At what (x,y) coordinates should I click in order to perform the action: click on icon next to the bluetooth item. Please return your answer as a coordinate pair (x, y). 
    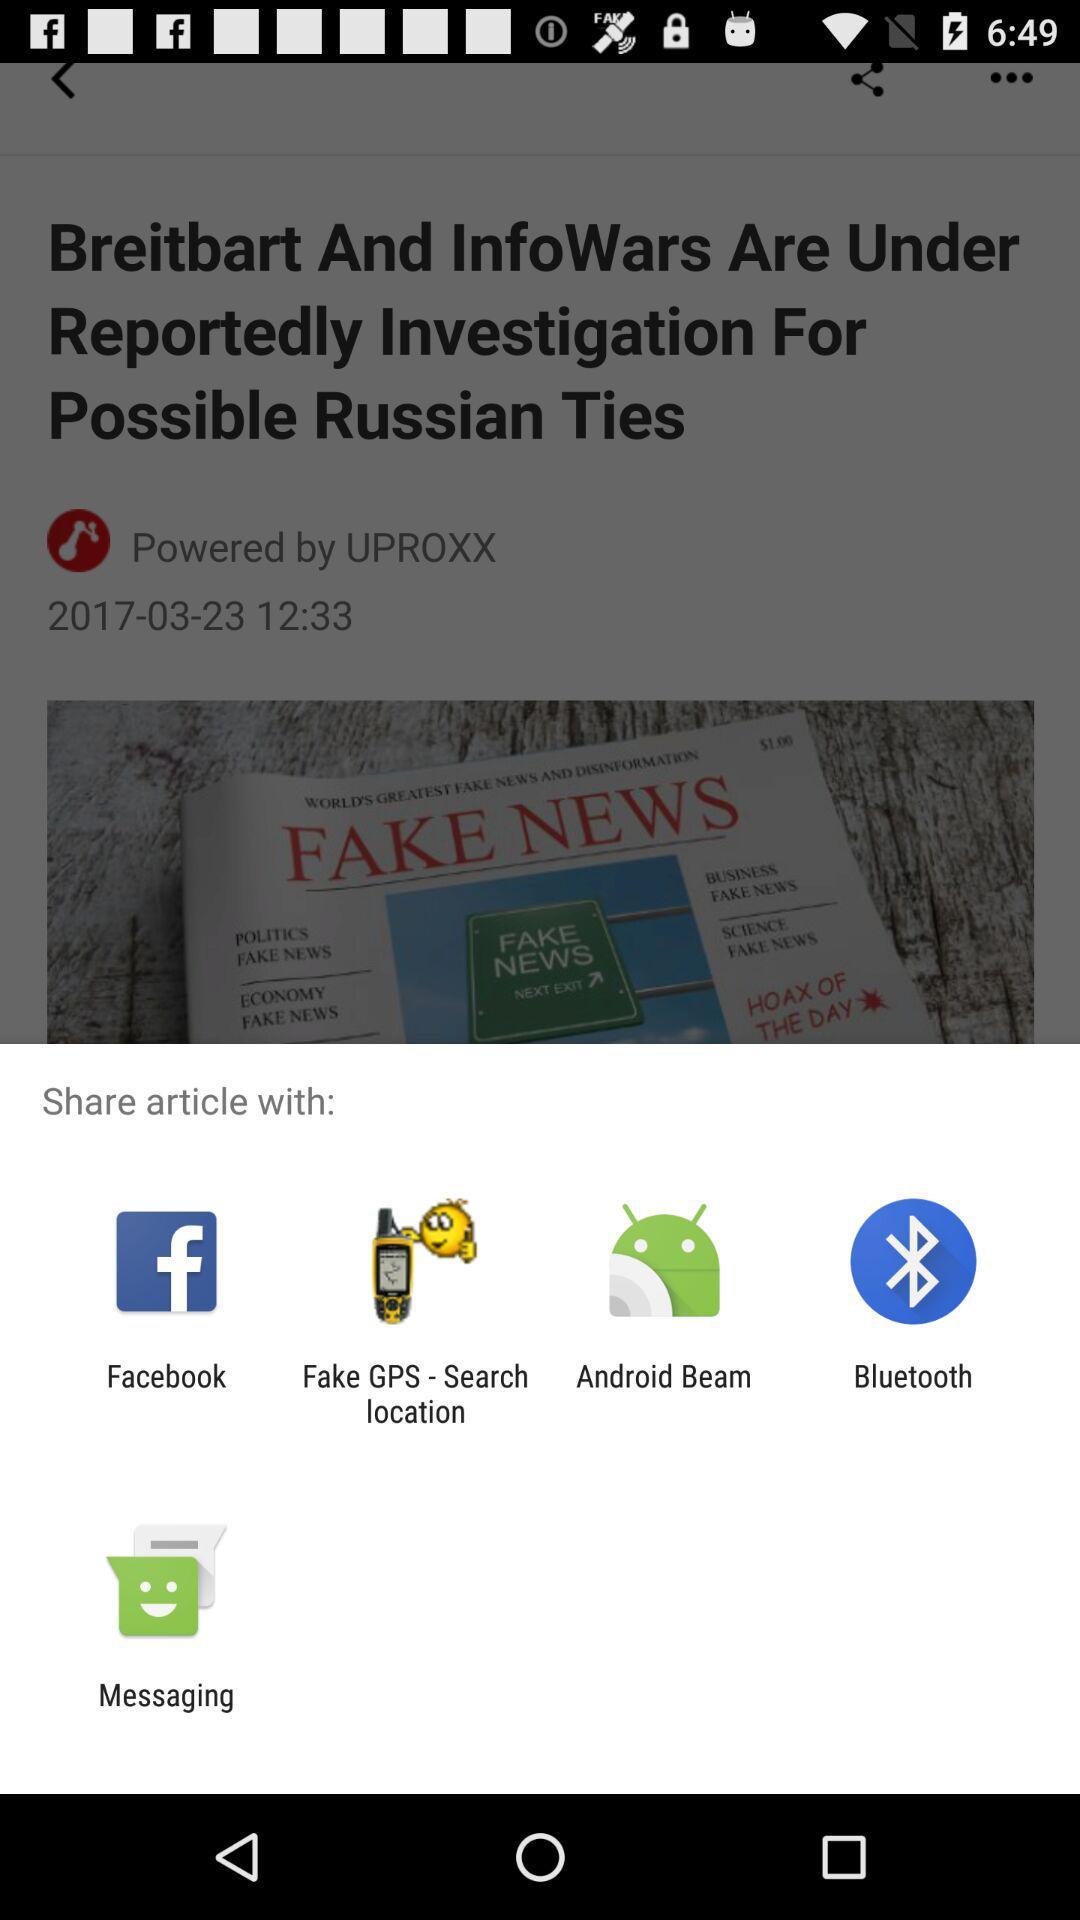
    Looking at the image, I should click on (664, 1392).